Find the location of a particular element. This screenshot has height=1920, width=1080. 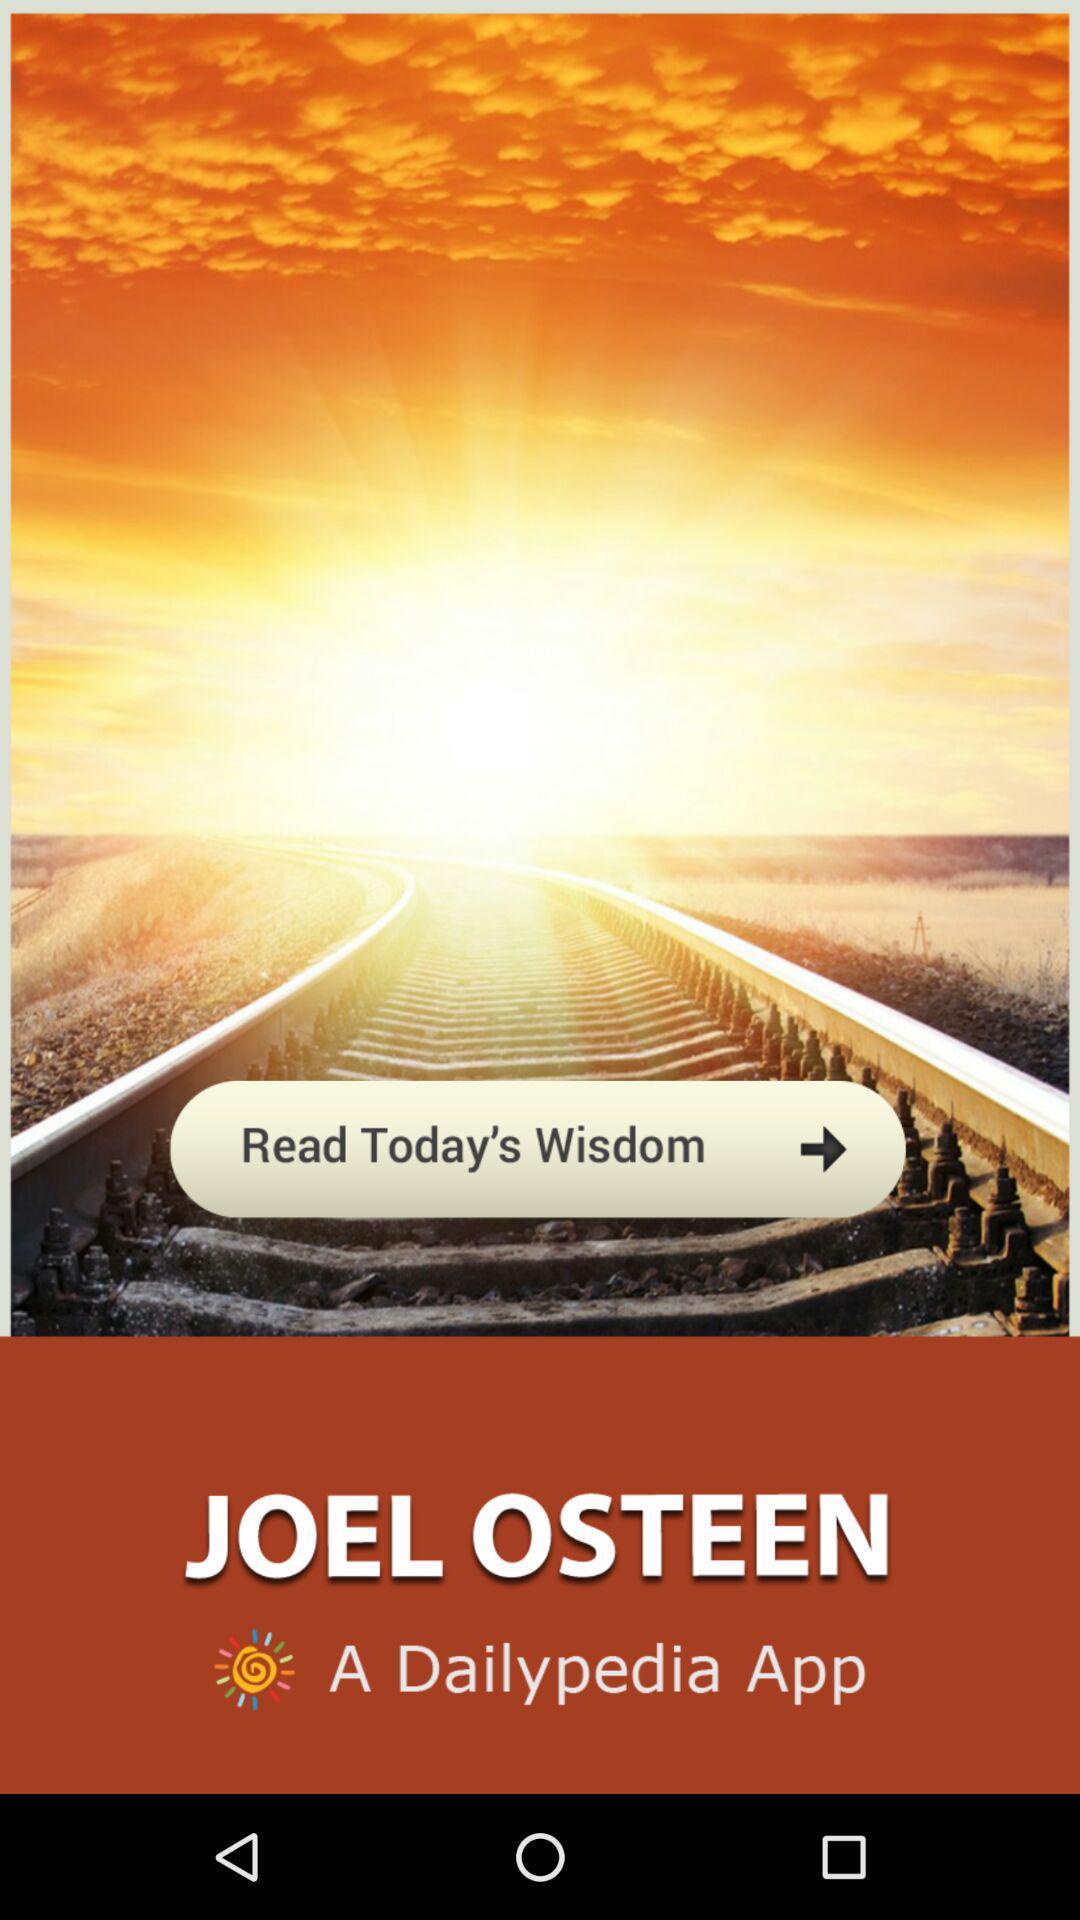

next page read today 's wisdom is located at coordinates (538, 1243).